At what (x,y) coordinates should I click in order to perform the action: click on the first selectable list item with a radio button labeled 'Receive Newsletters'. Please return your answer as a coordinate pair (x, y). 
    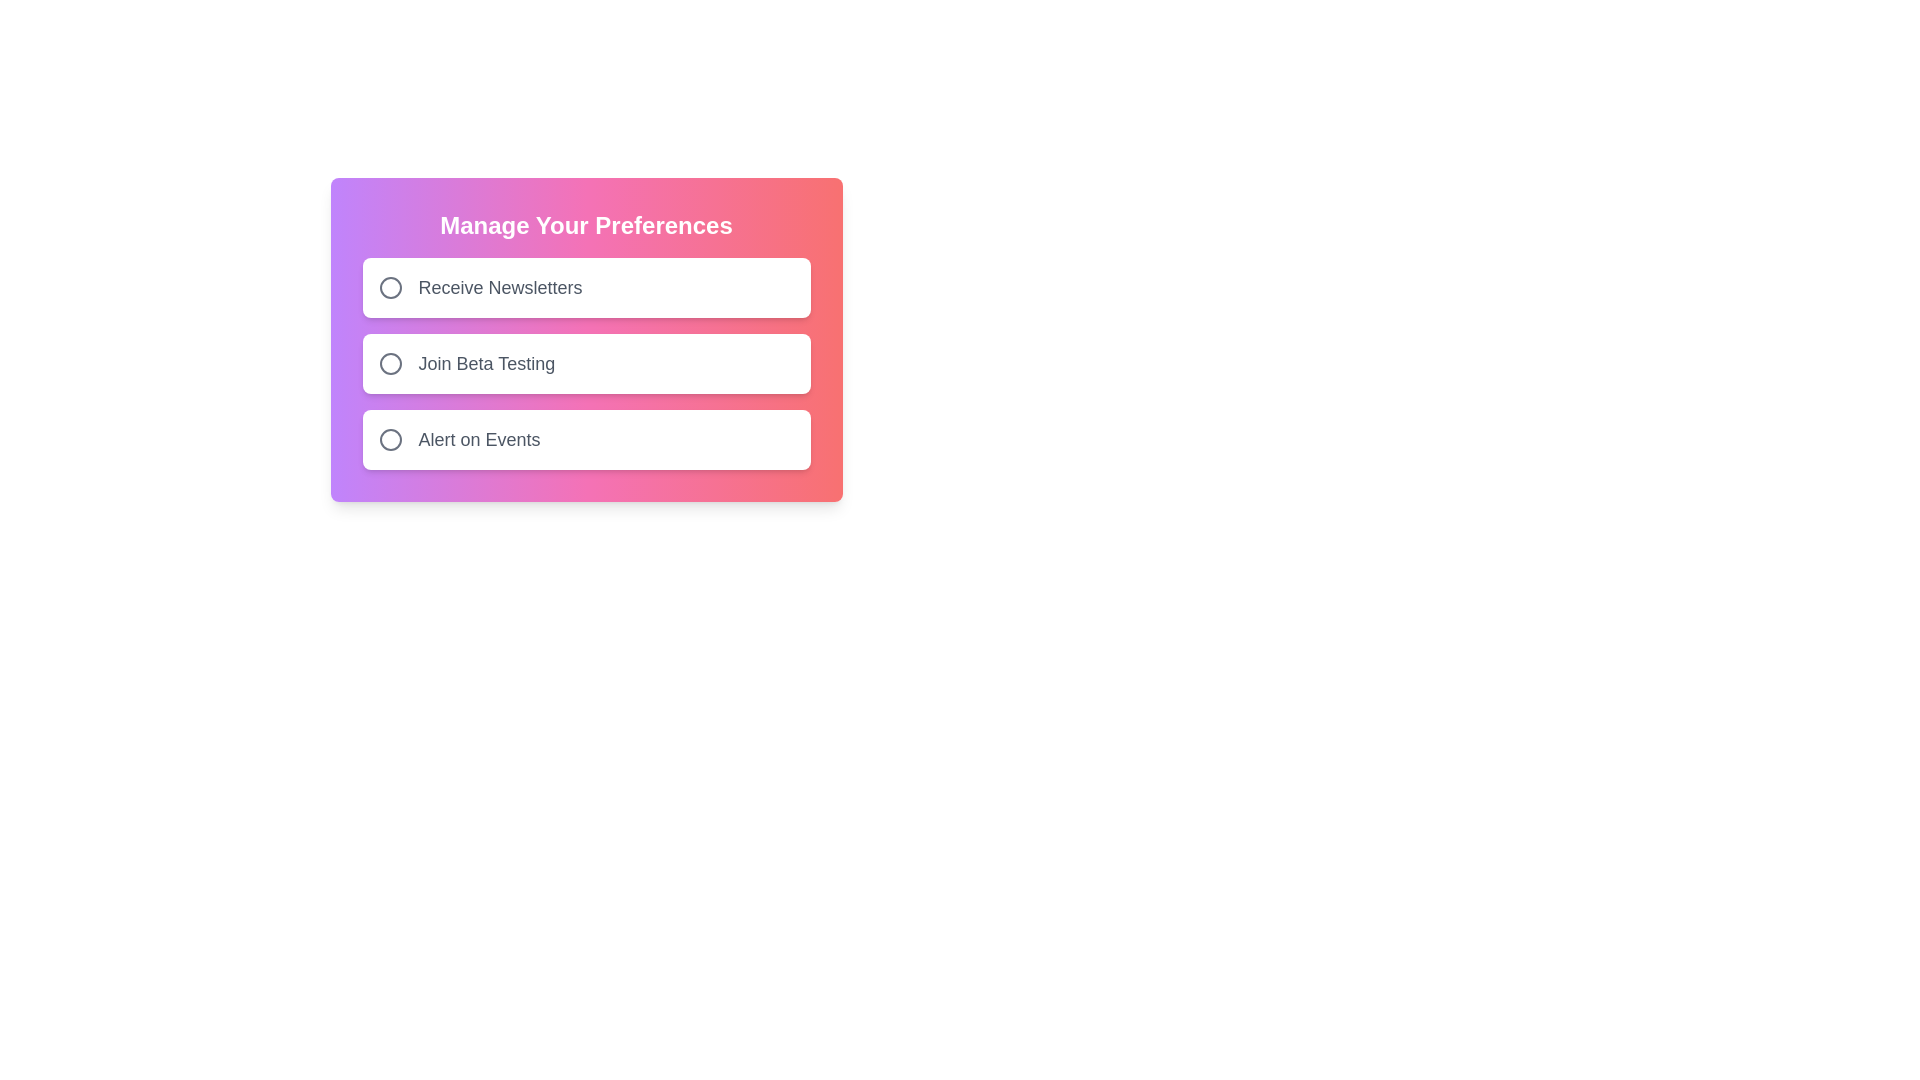
    Looking at the image, I should click on (585, 288).